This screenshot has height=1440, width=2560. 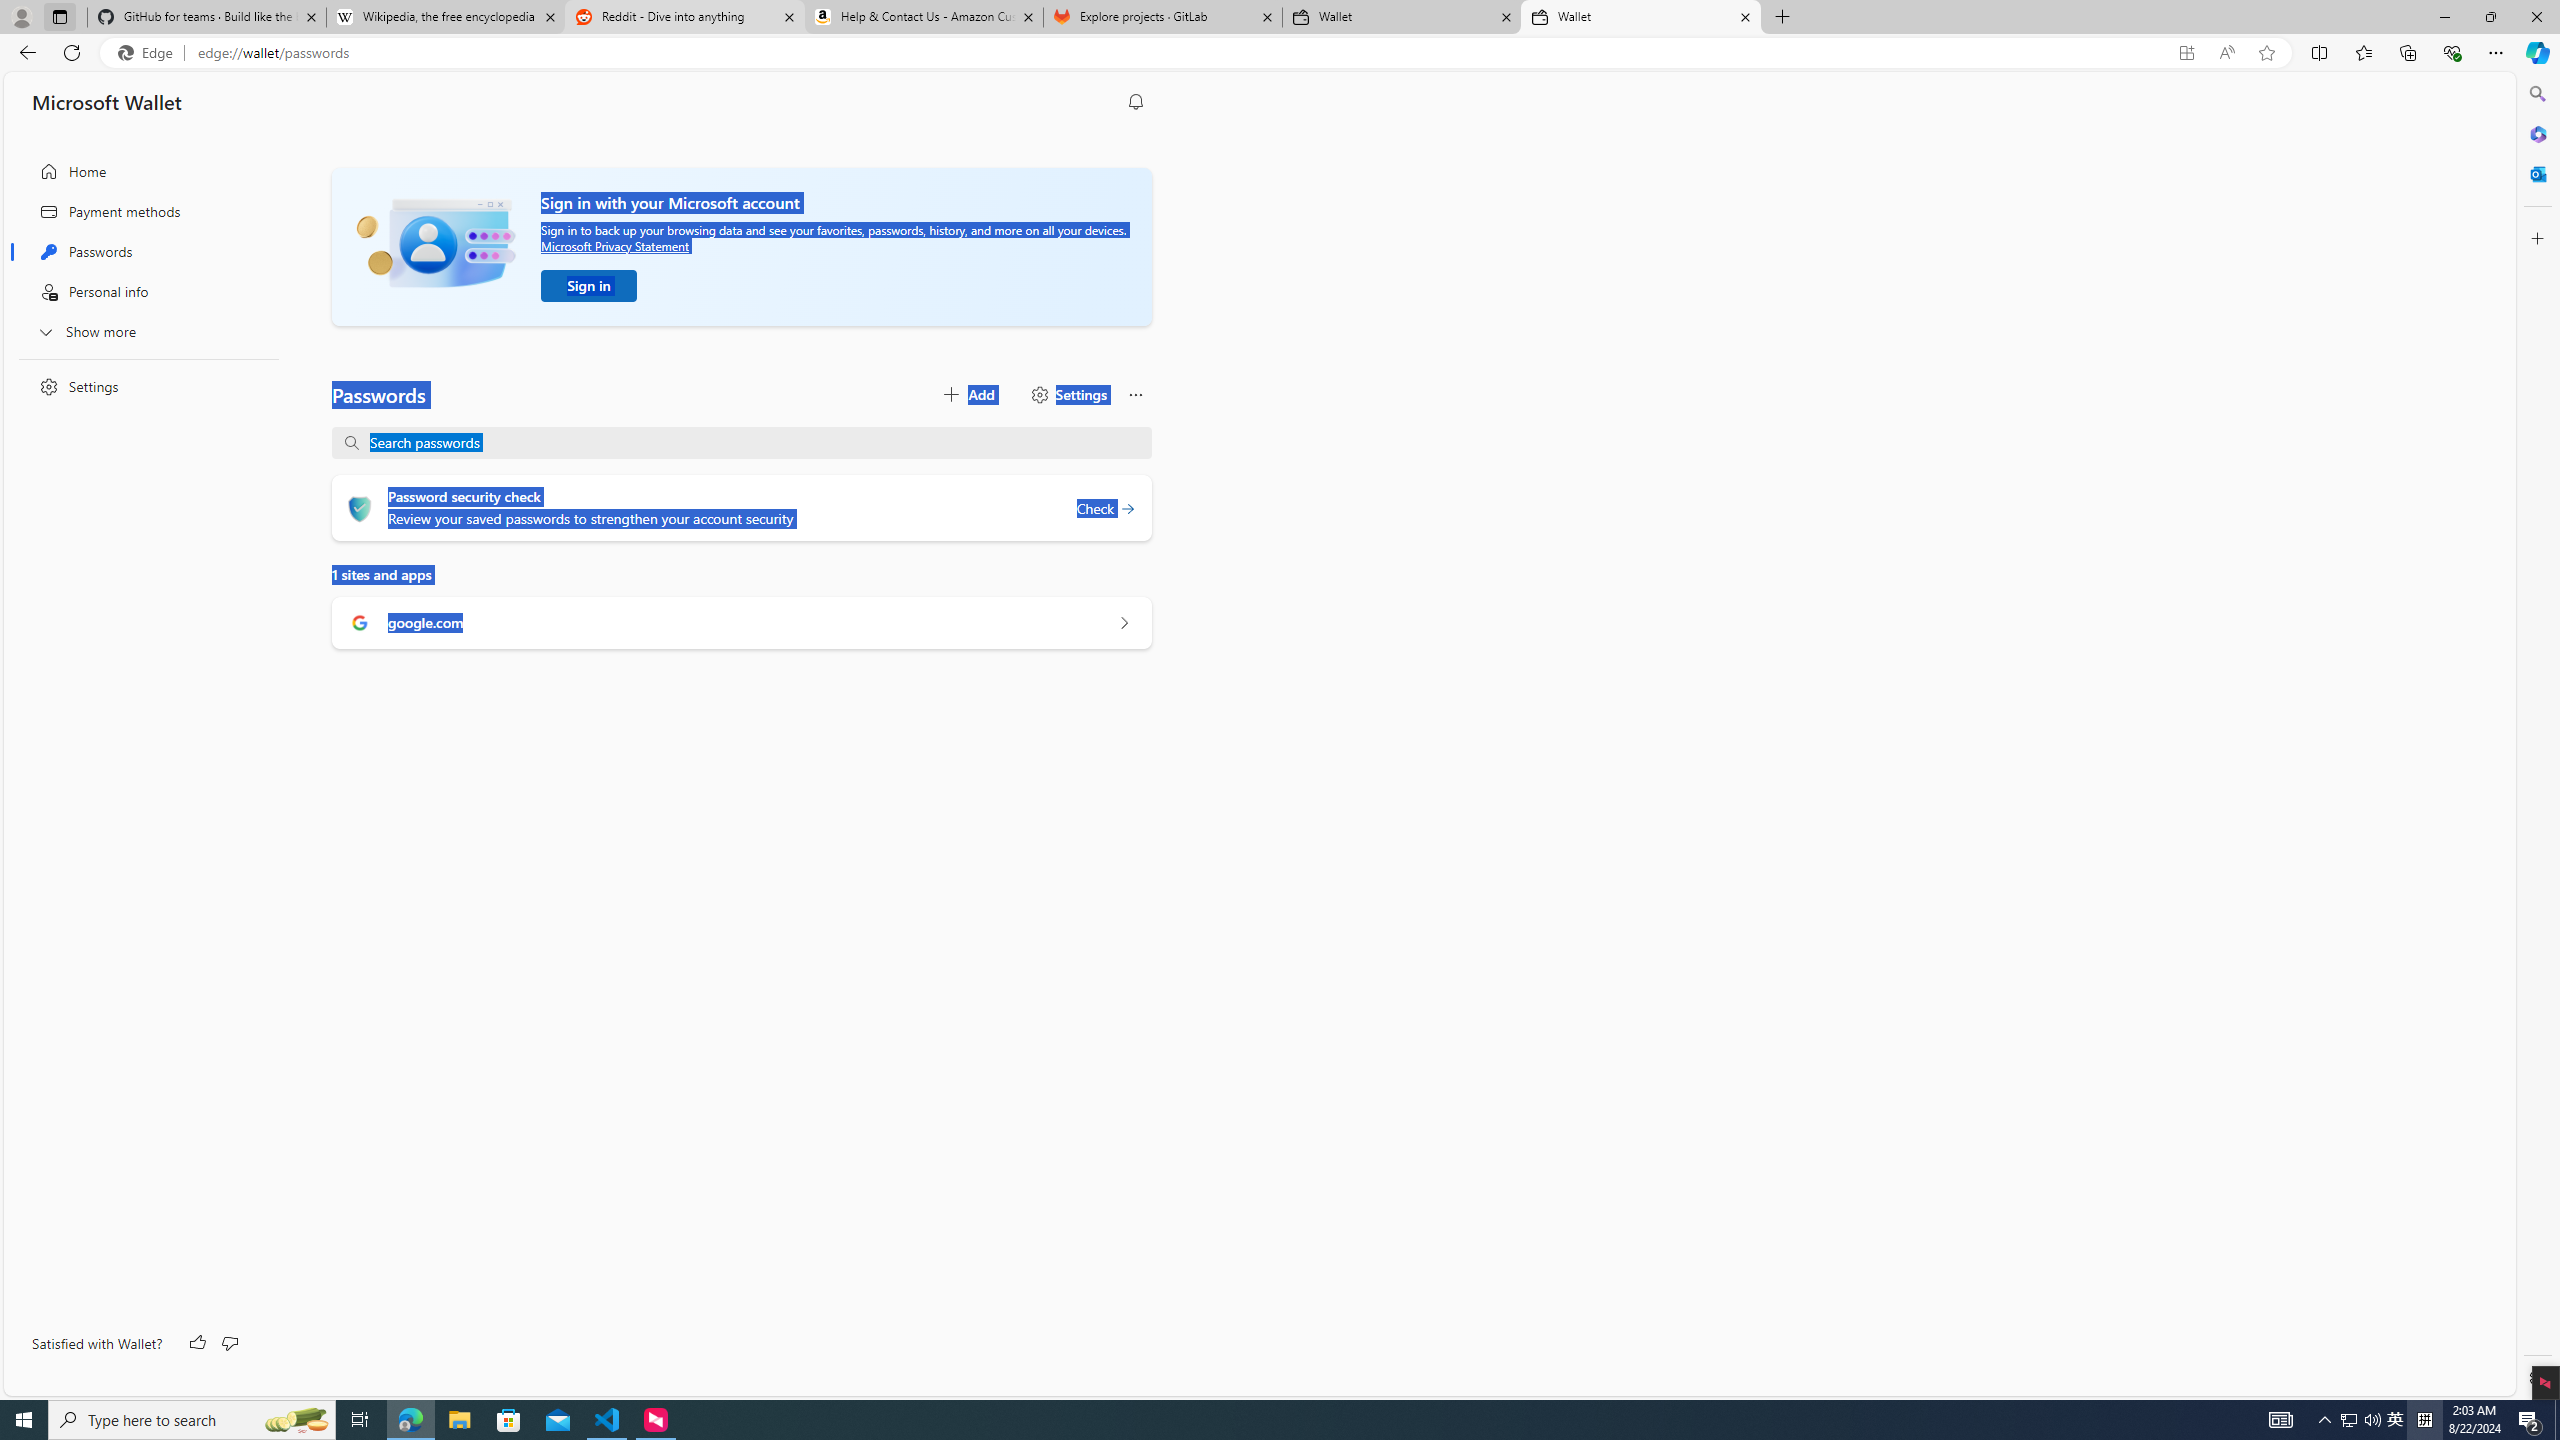 What do you see at coordinates (142, 330) in the screenshot?
I see `'Show more'` at bounding box center [142, 330].